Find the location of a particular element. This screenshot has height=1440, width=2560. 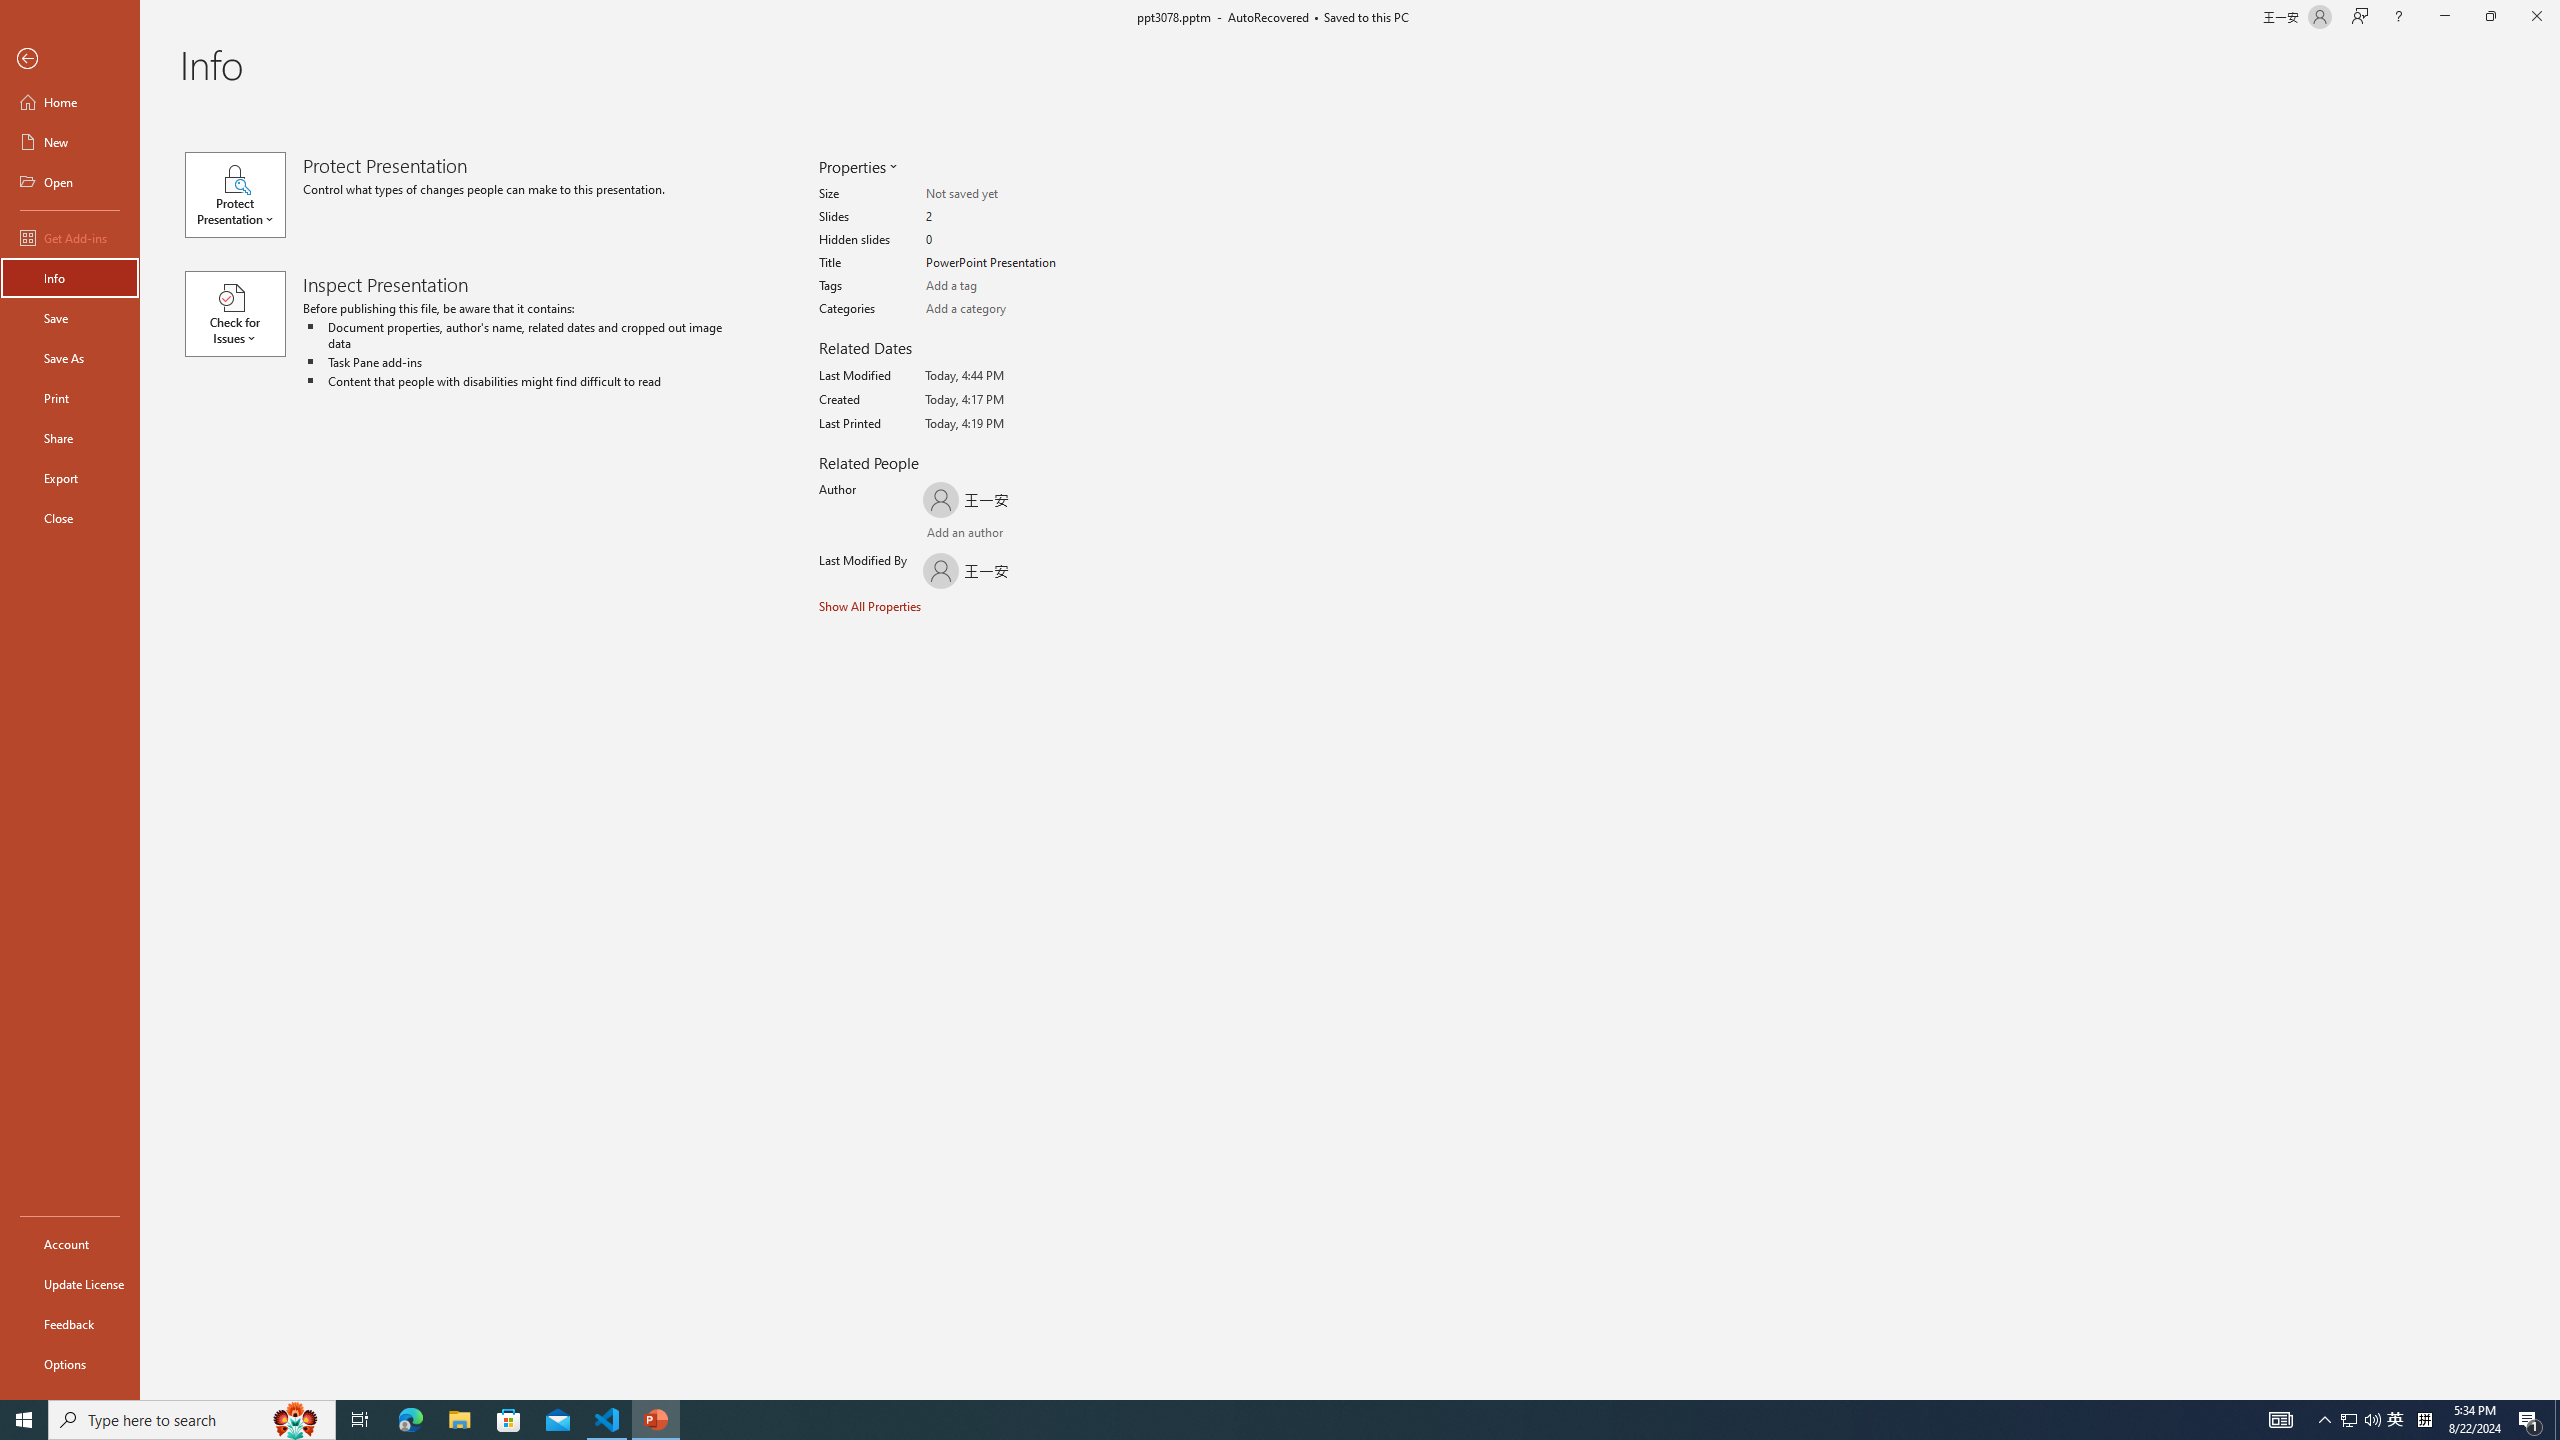

'Properties' is located at coordinates (856, 166).